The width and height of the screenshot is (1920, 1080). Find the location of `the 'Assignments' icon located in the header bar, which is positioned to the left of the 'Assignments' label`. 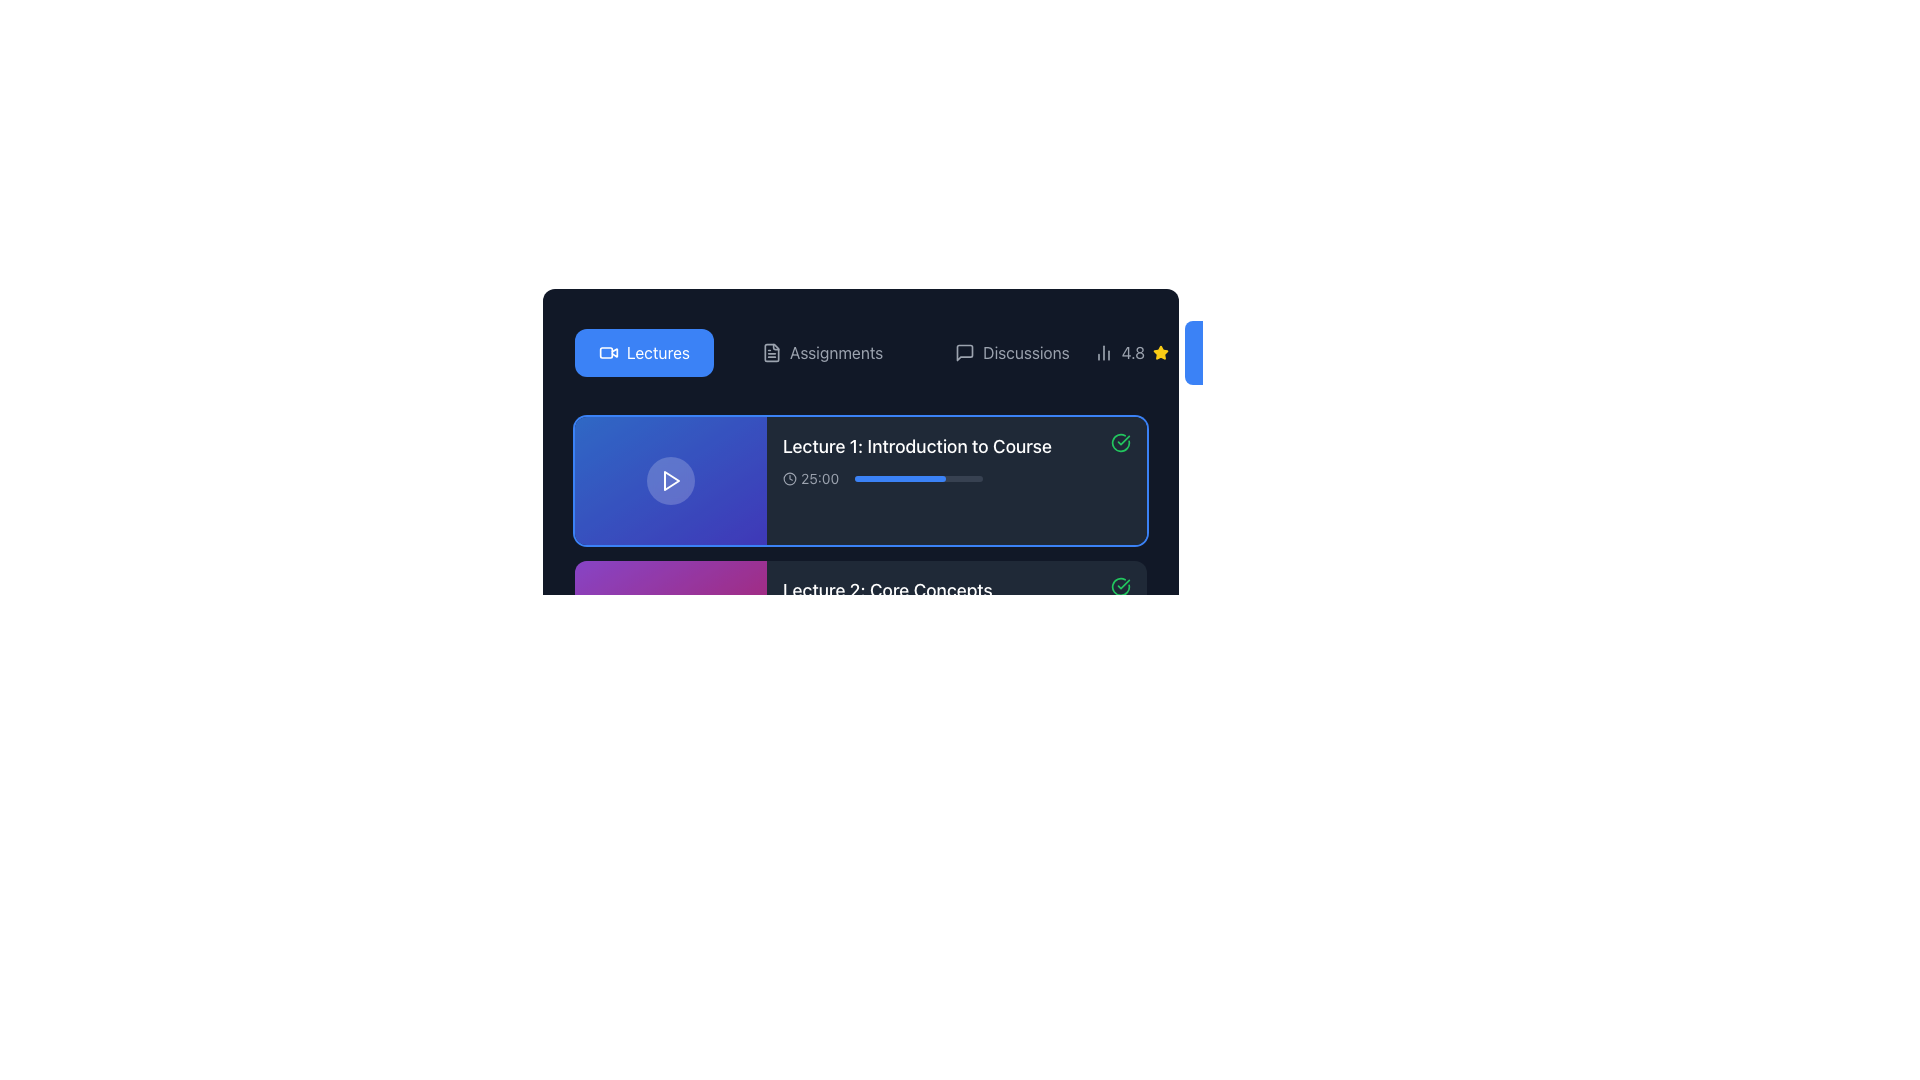

the 'Assignments' icon located in the header bar, which is positioned to the left of the 'Assignments' label is located at coordinates (771, 352).